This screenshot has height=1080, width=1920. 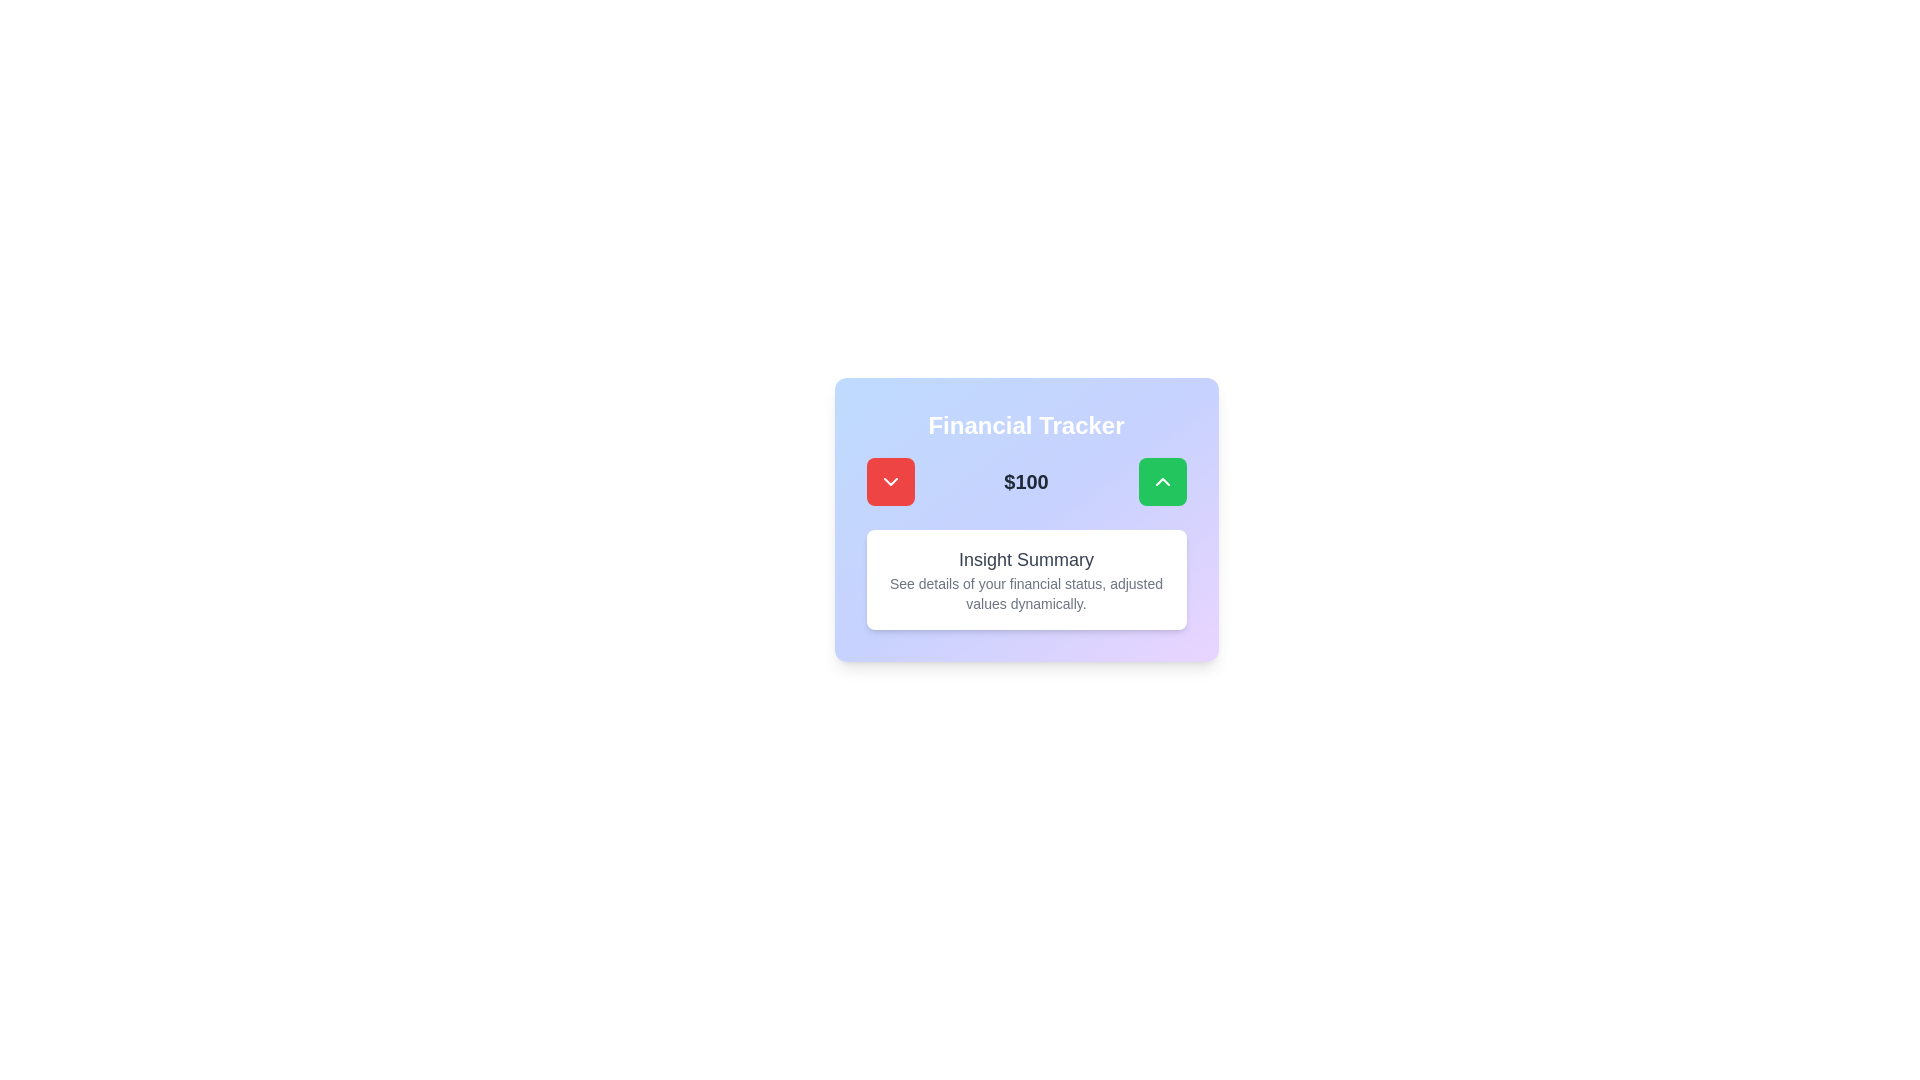 I want to click on the Static text component that provides additional explanatory information about financial insights, located beneath the 'Insight Summary' heading within a card-like section, so click(x=1026, y=593).